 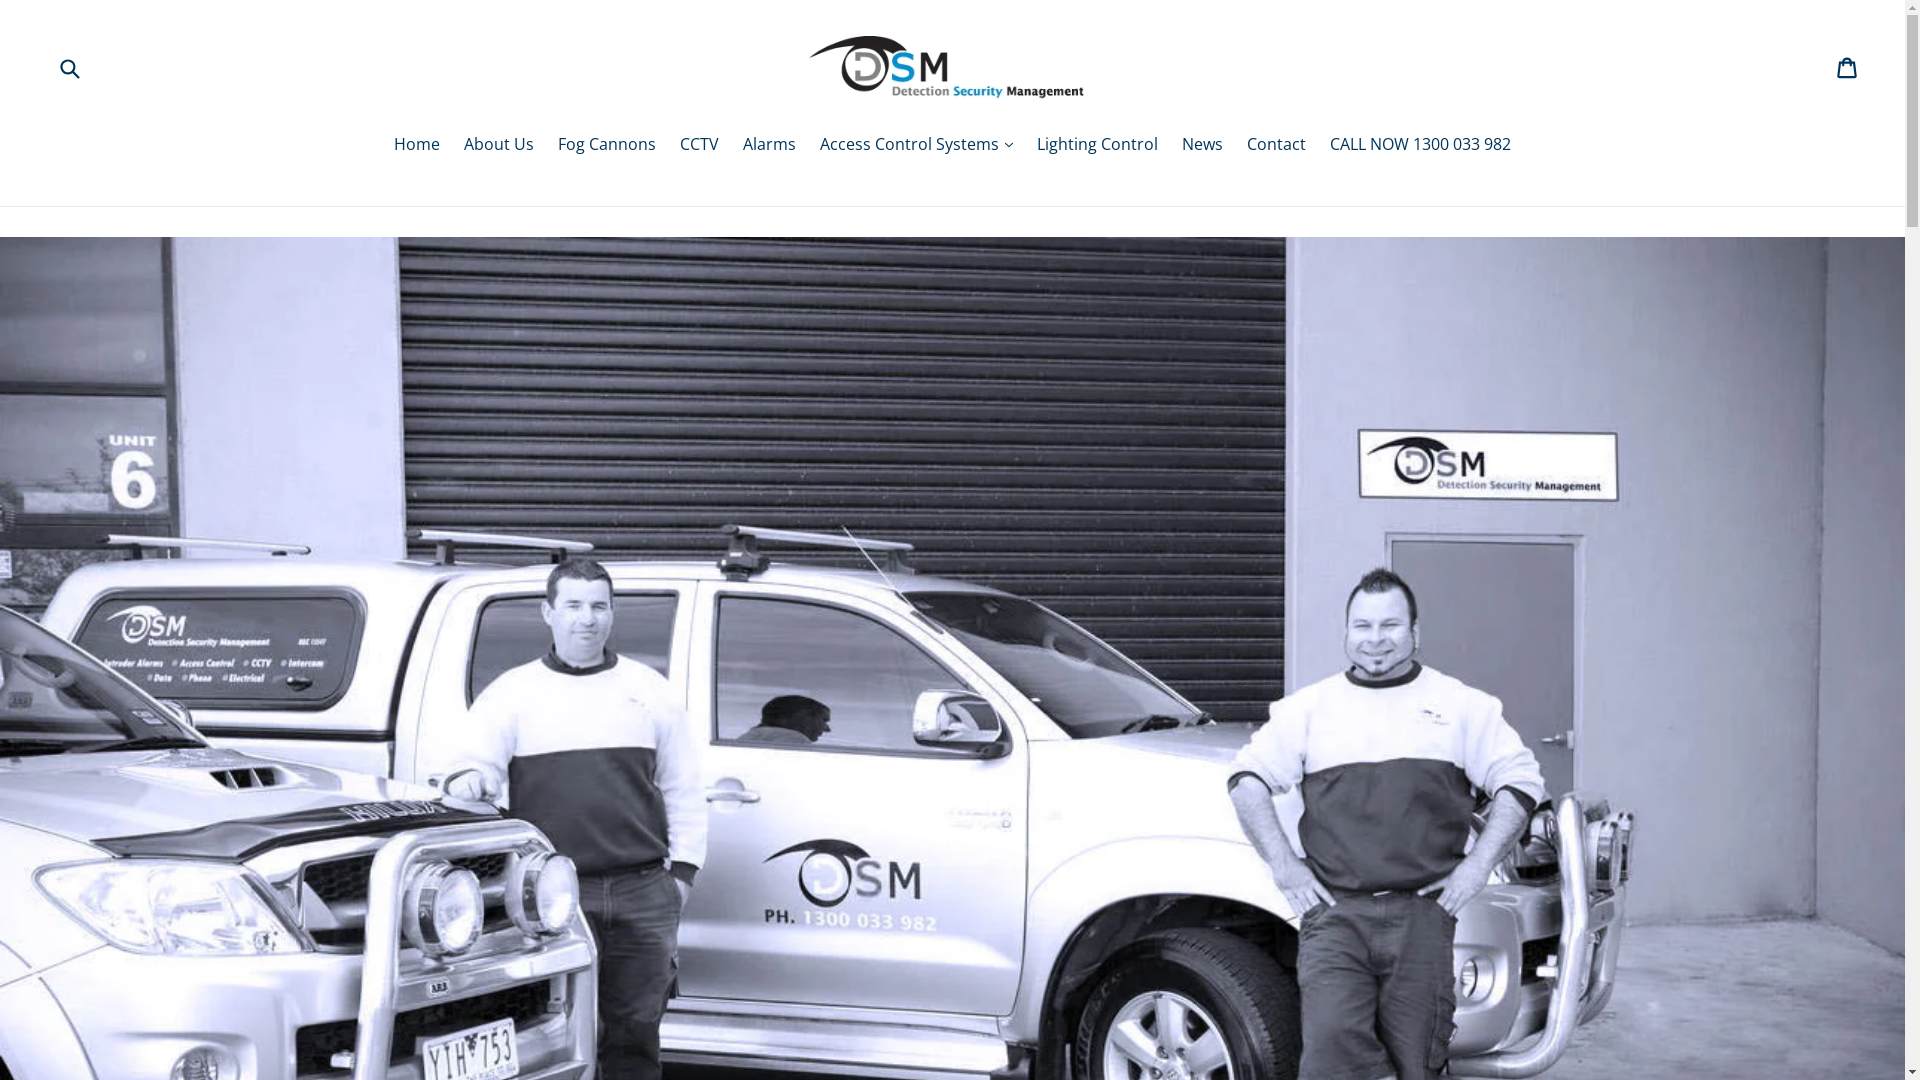 I want to click on 'Lighting Control', so click(x=1096, y=144).